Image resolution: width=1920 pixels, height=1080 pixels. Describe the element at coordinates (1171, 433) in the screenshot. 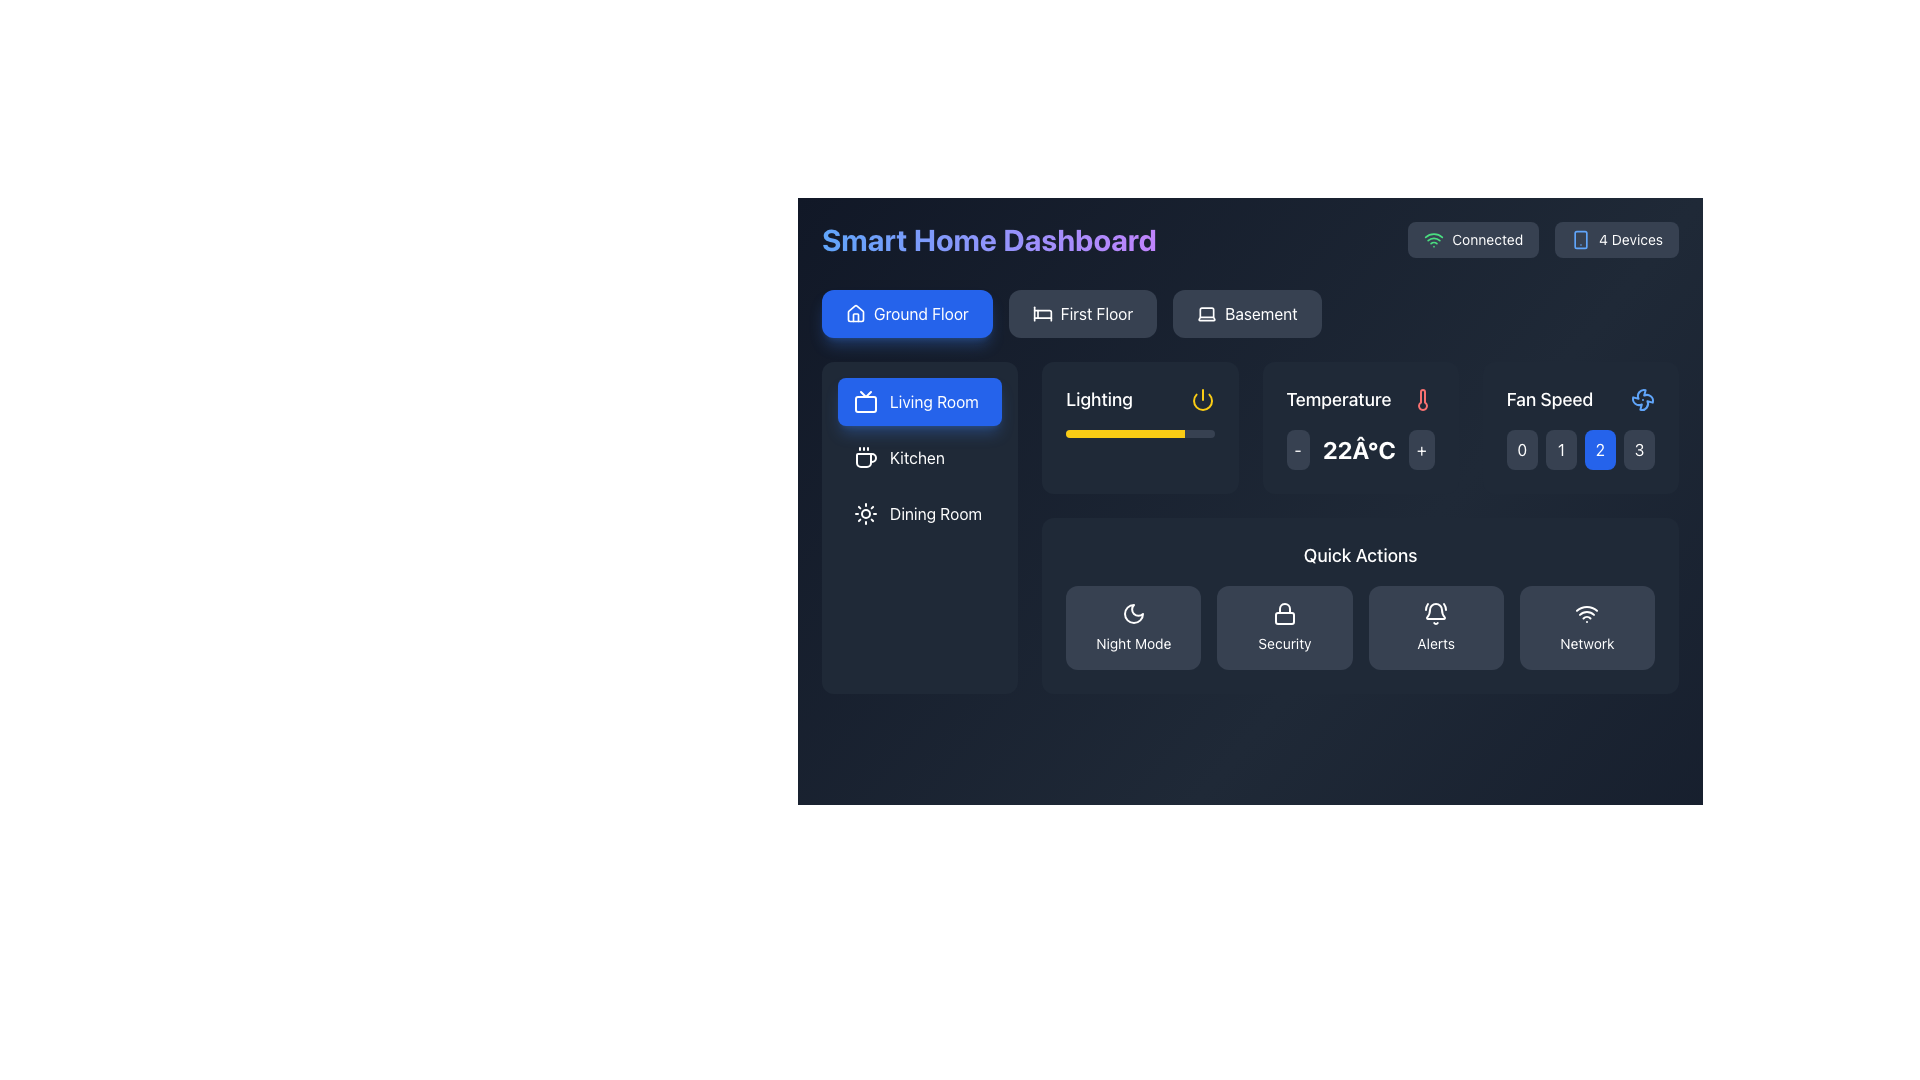

I see `slider` at that location.